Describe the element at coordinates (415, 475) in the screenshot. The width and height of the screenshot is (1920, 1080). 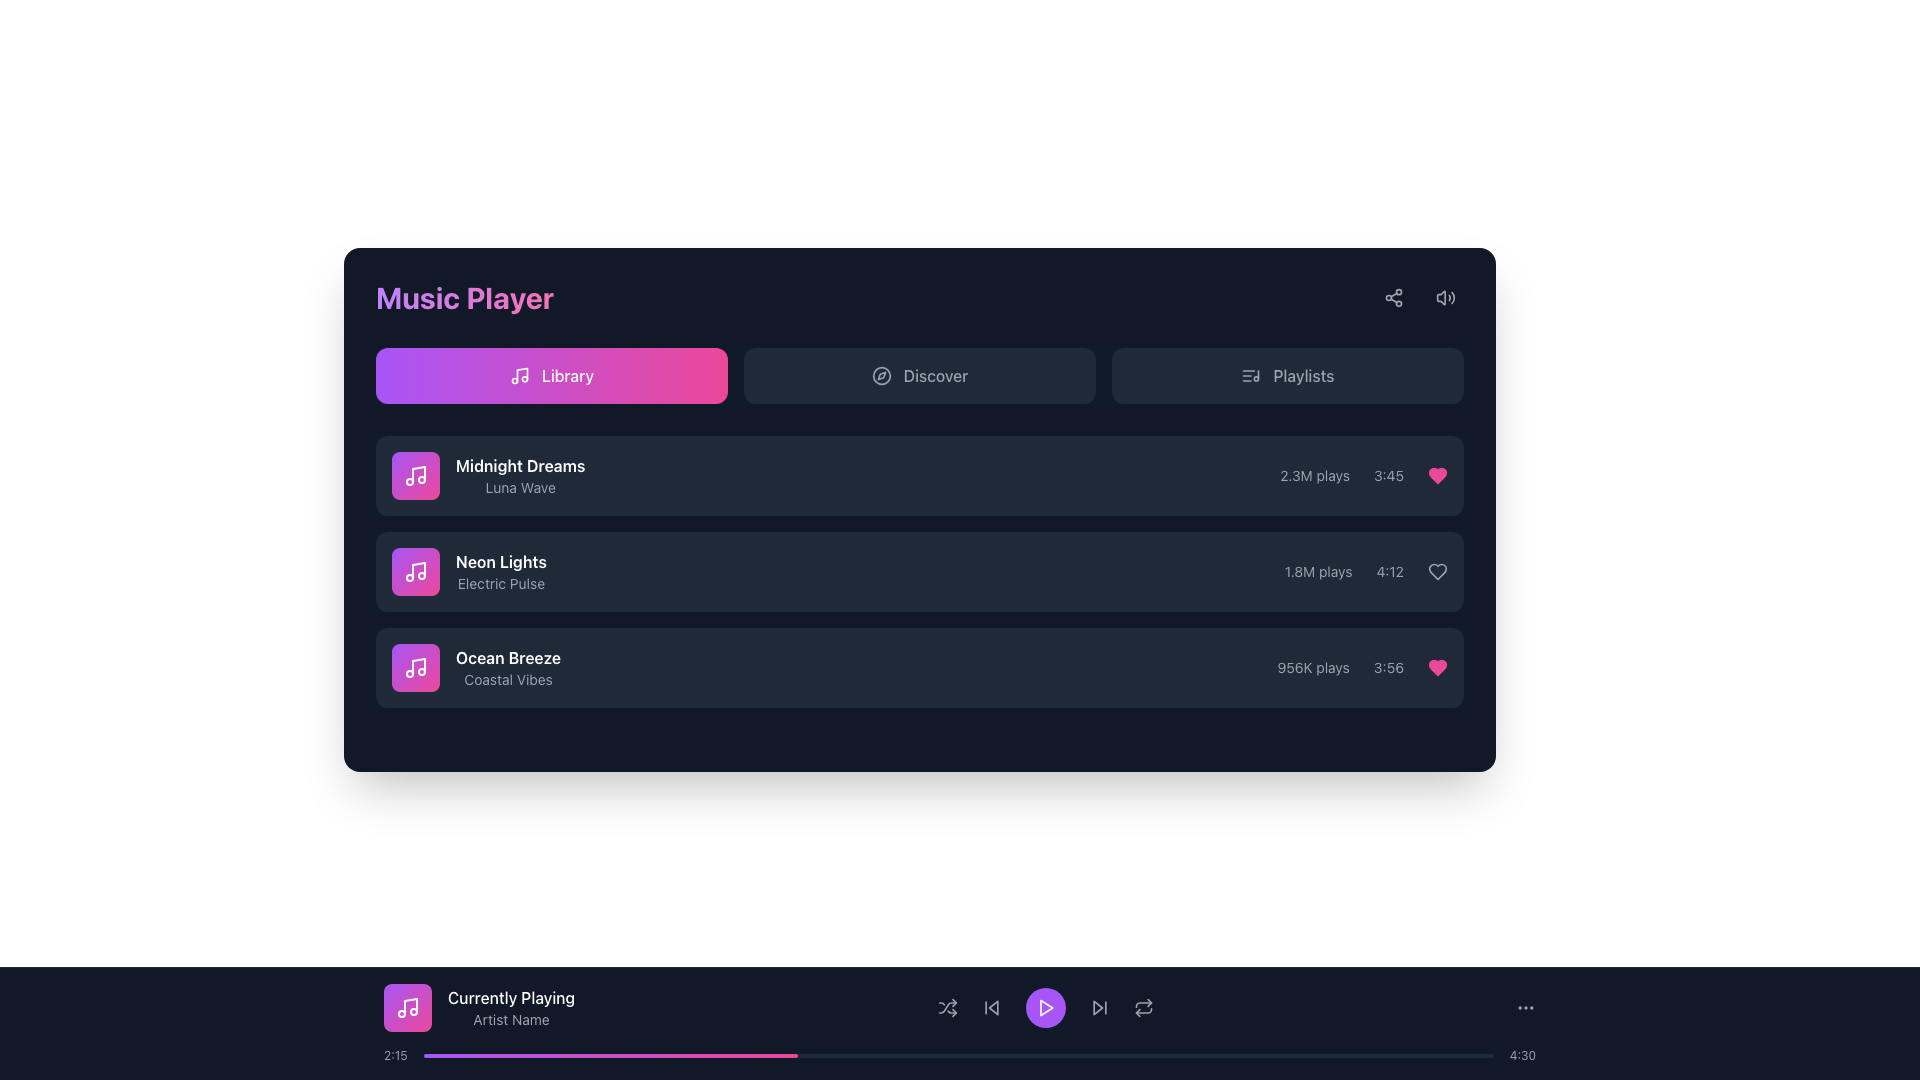
I see `the square gradient-filled icon with a music note symbol located at the leftmost part of the music player interface, aligning with the text 'Midnight Dreams' and 'Luna Wave'` at that location.